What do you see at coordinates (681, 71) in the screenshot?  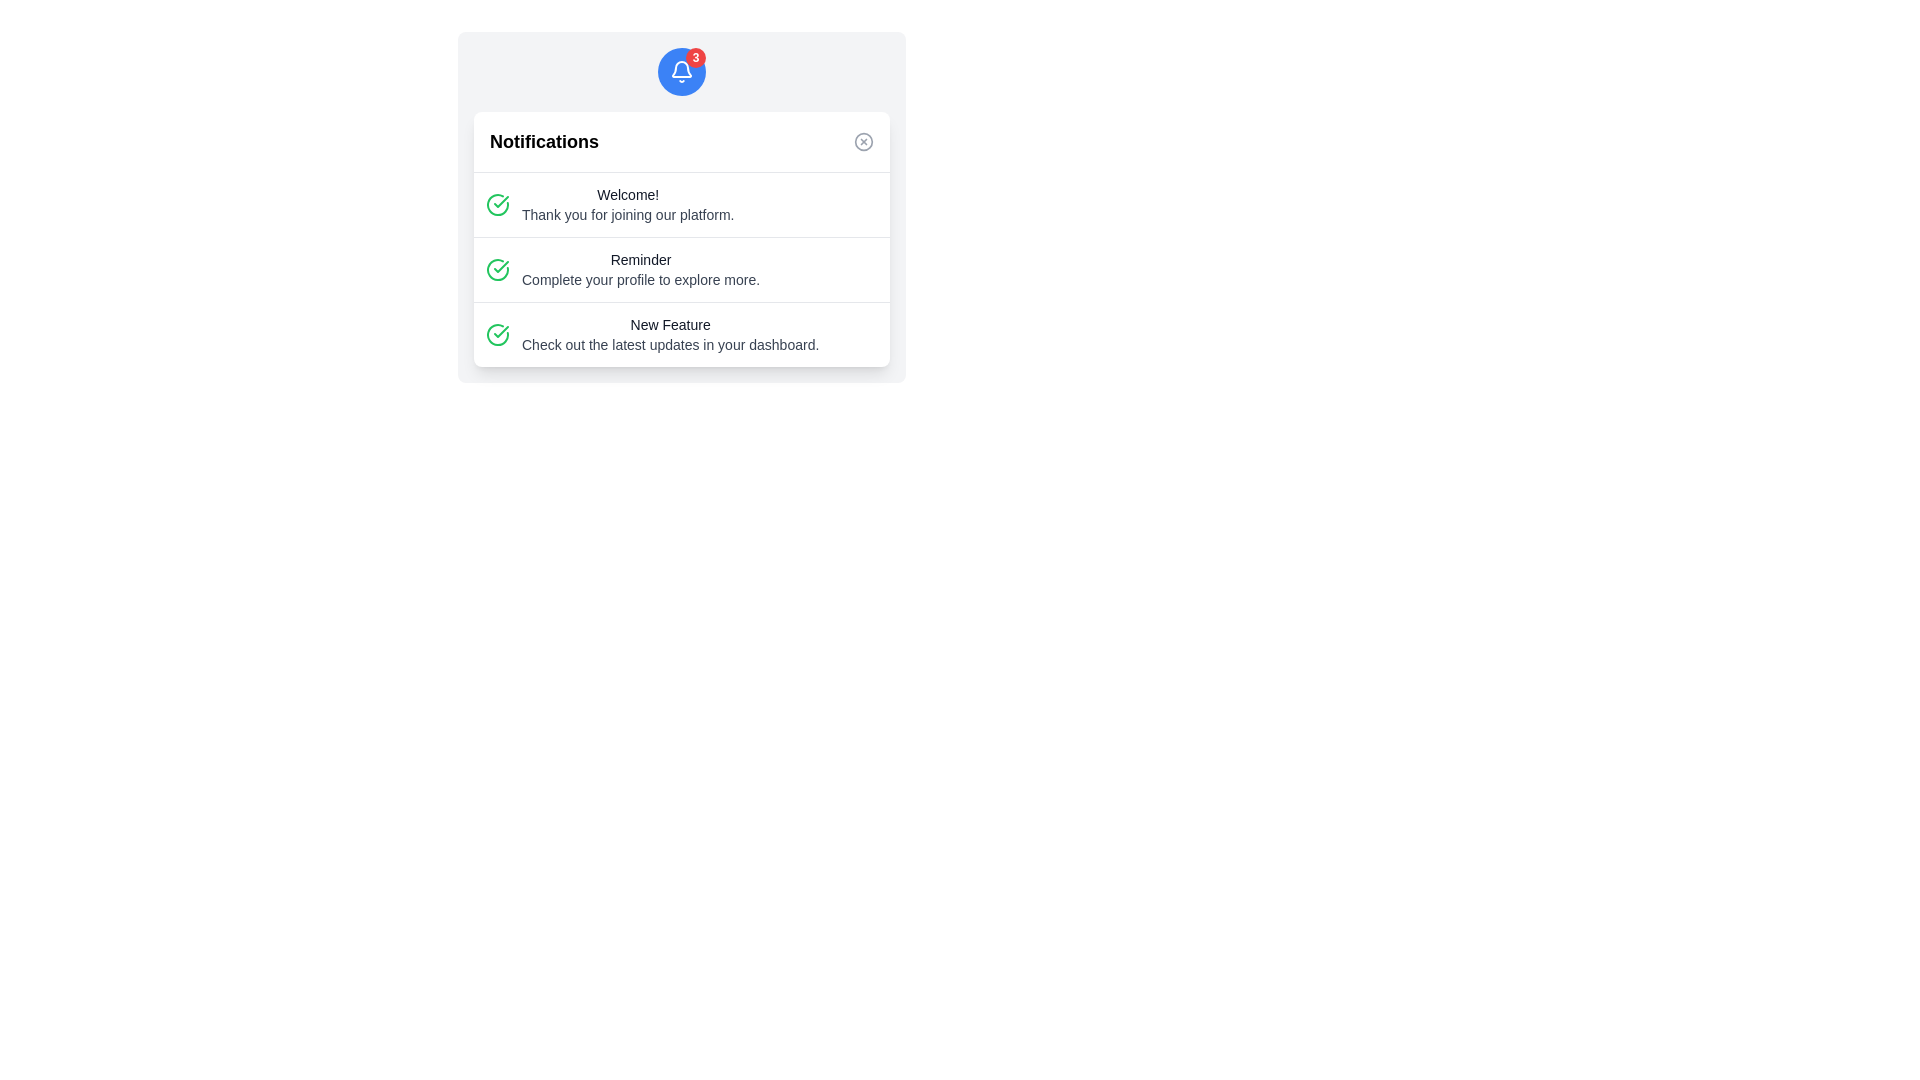 I see `the notification bell icon, which is centered within a circular blue background at the top of the notification card` at bounding box center [681, 71].